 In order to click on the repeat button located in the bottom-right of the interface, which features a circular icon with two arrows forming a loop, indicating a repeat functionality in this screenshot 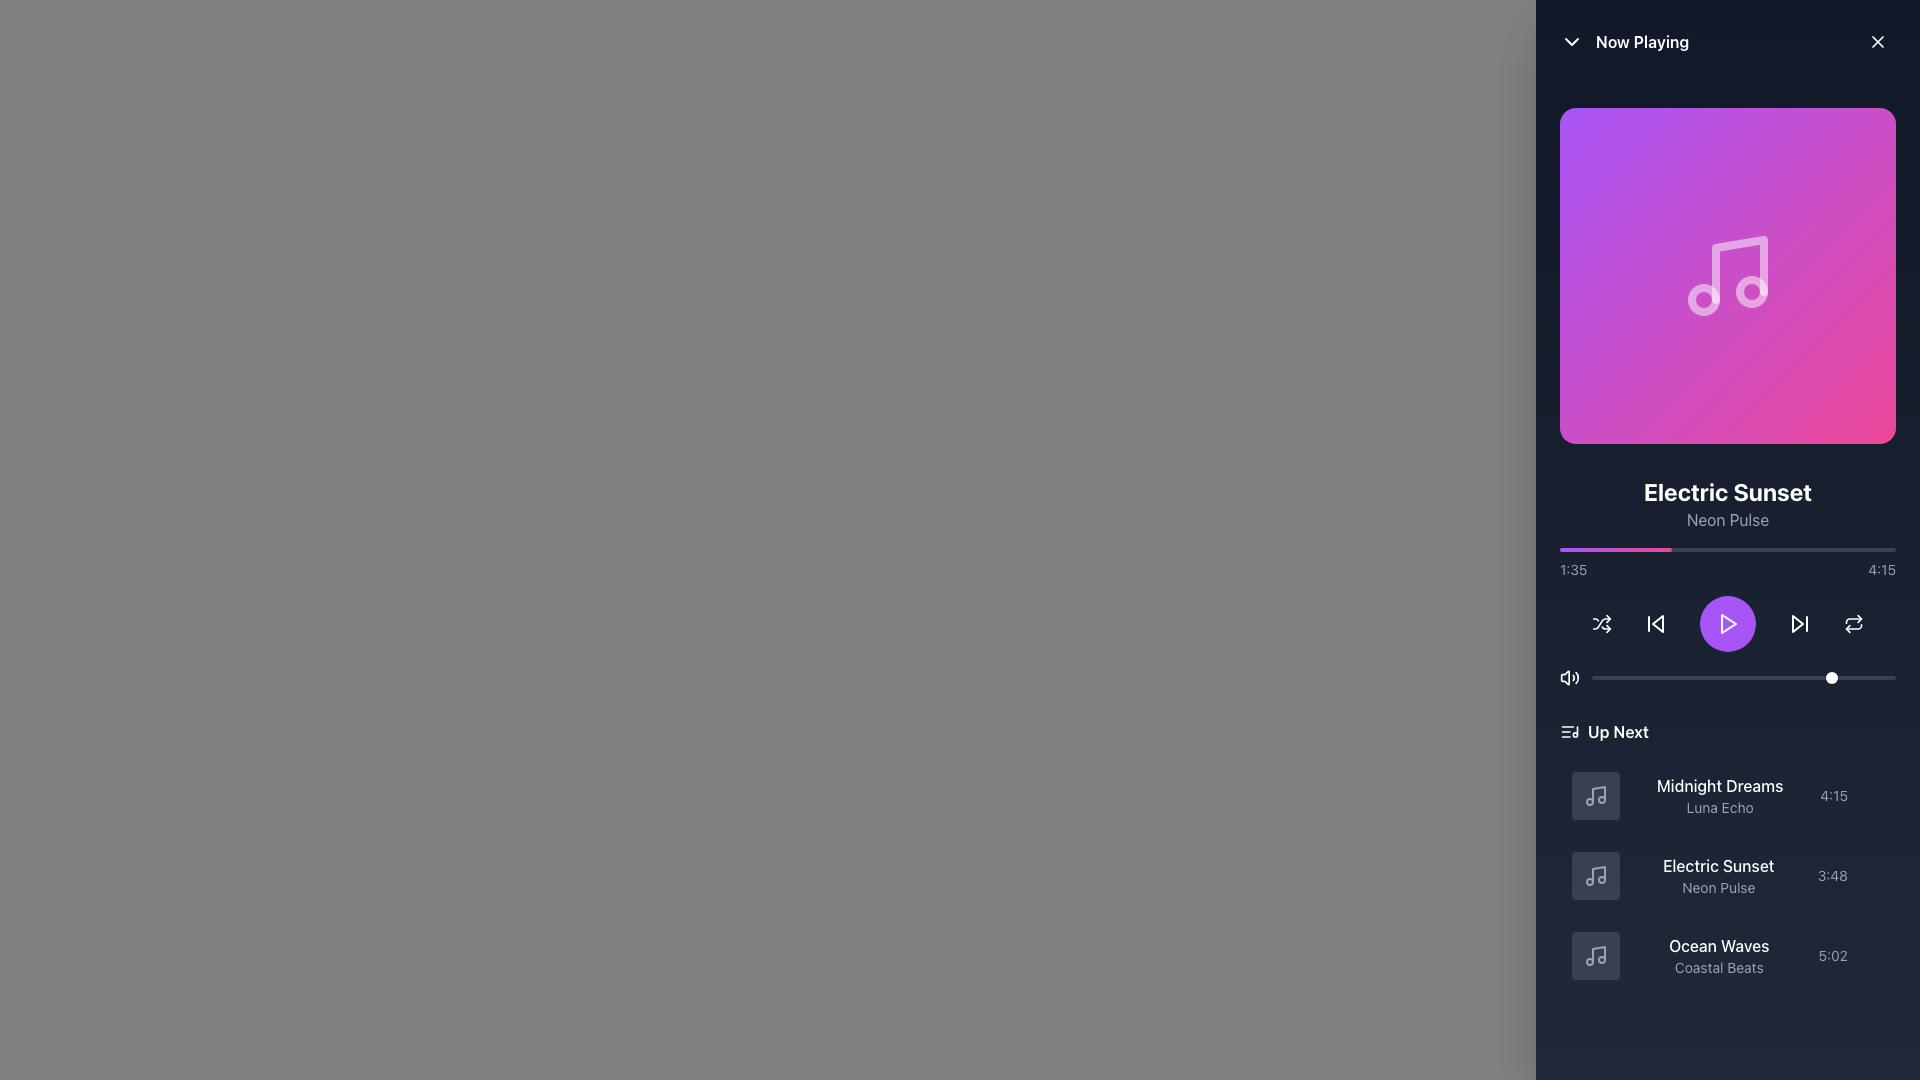, I will do `click(1852, 623)`.